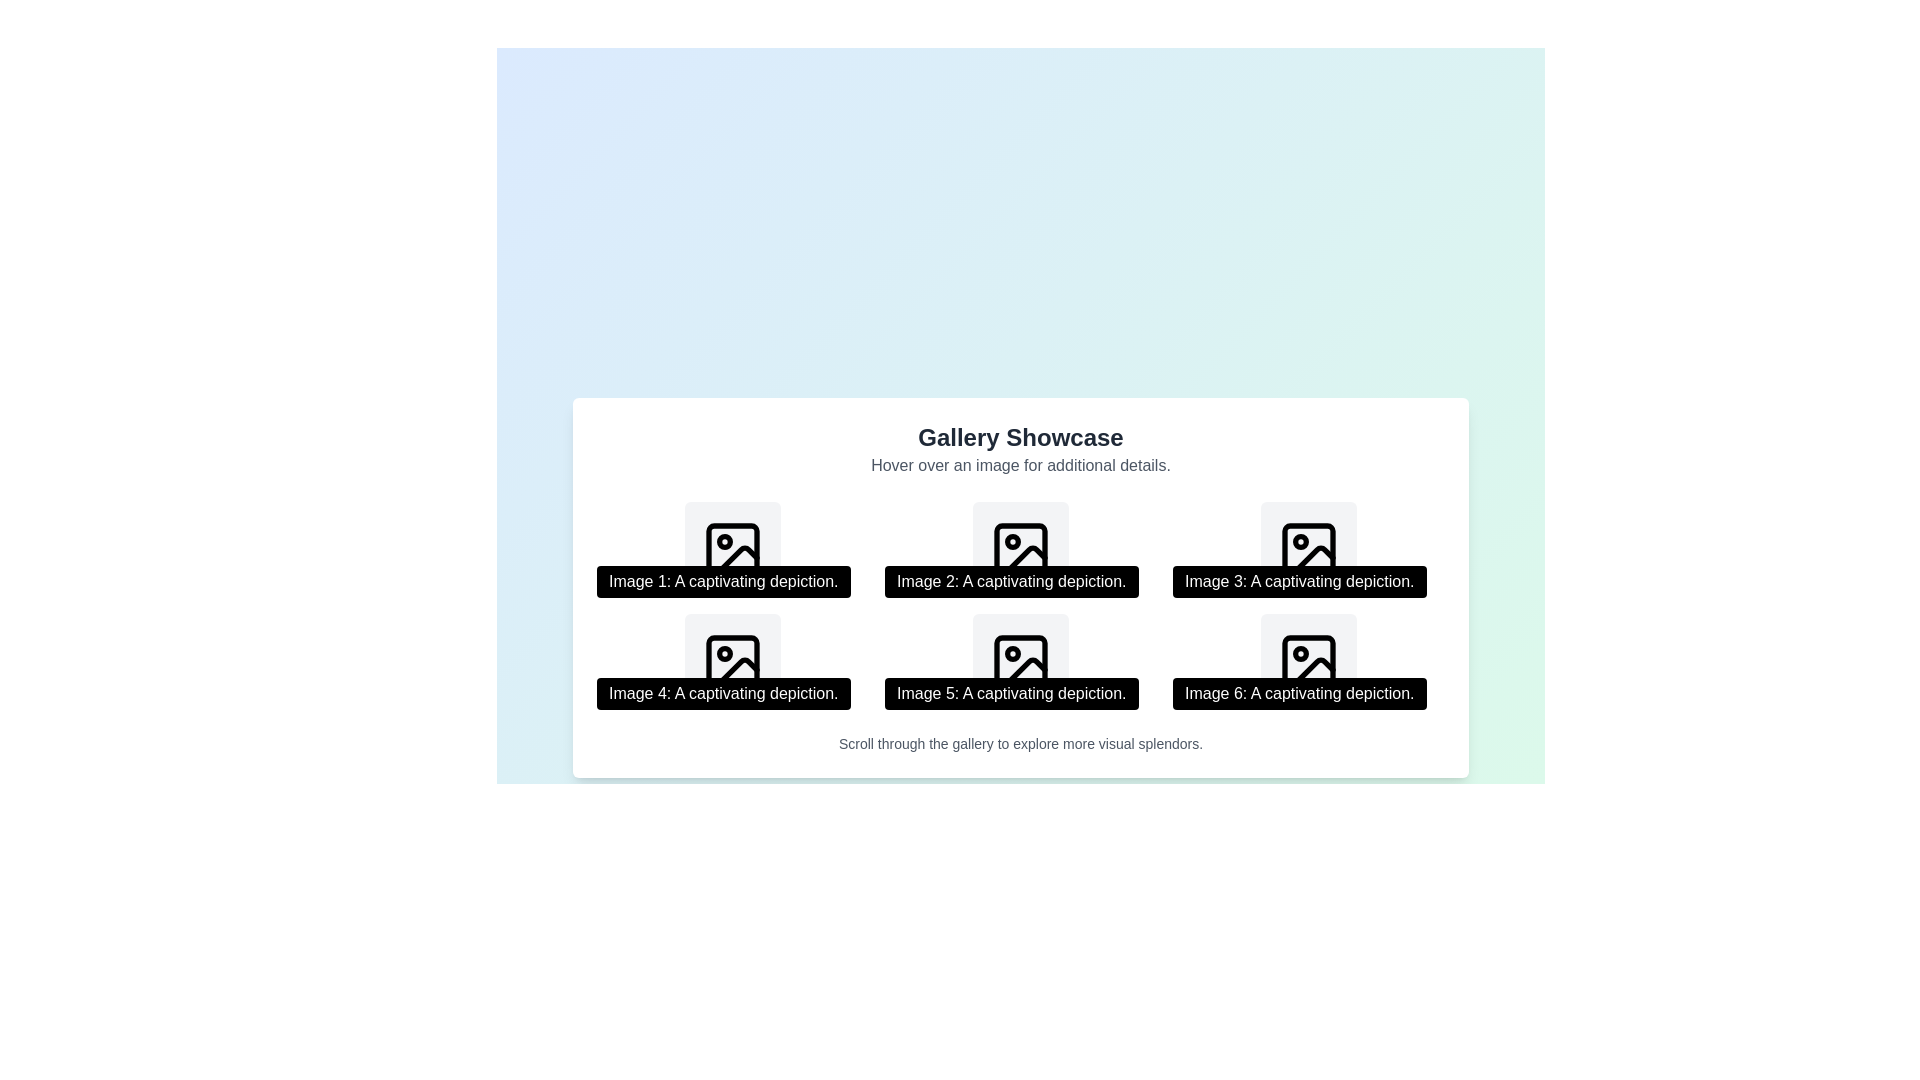 The height and width of the screenshot is (1080, 1920). I want to click on the second image placeholder icon in the top row of the gallery interface, so click(1021, 550).